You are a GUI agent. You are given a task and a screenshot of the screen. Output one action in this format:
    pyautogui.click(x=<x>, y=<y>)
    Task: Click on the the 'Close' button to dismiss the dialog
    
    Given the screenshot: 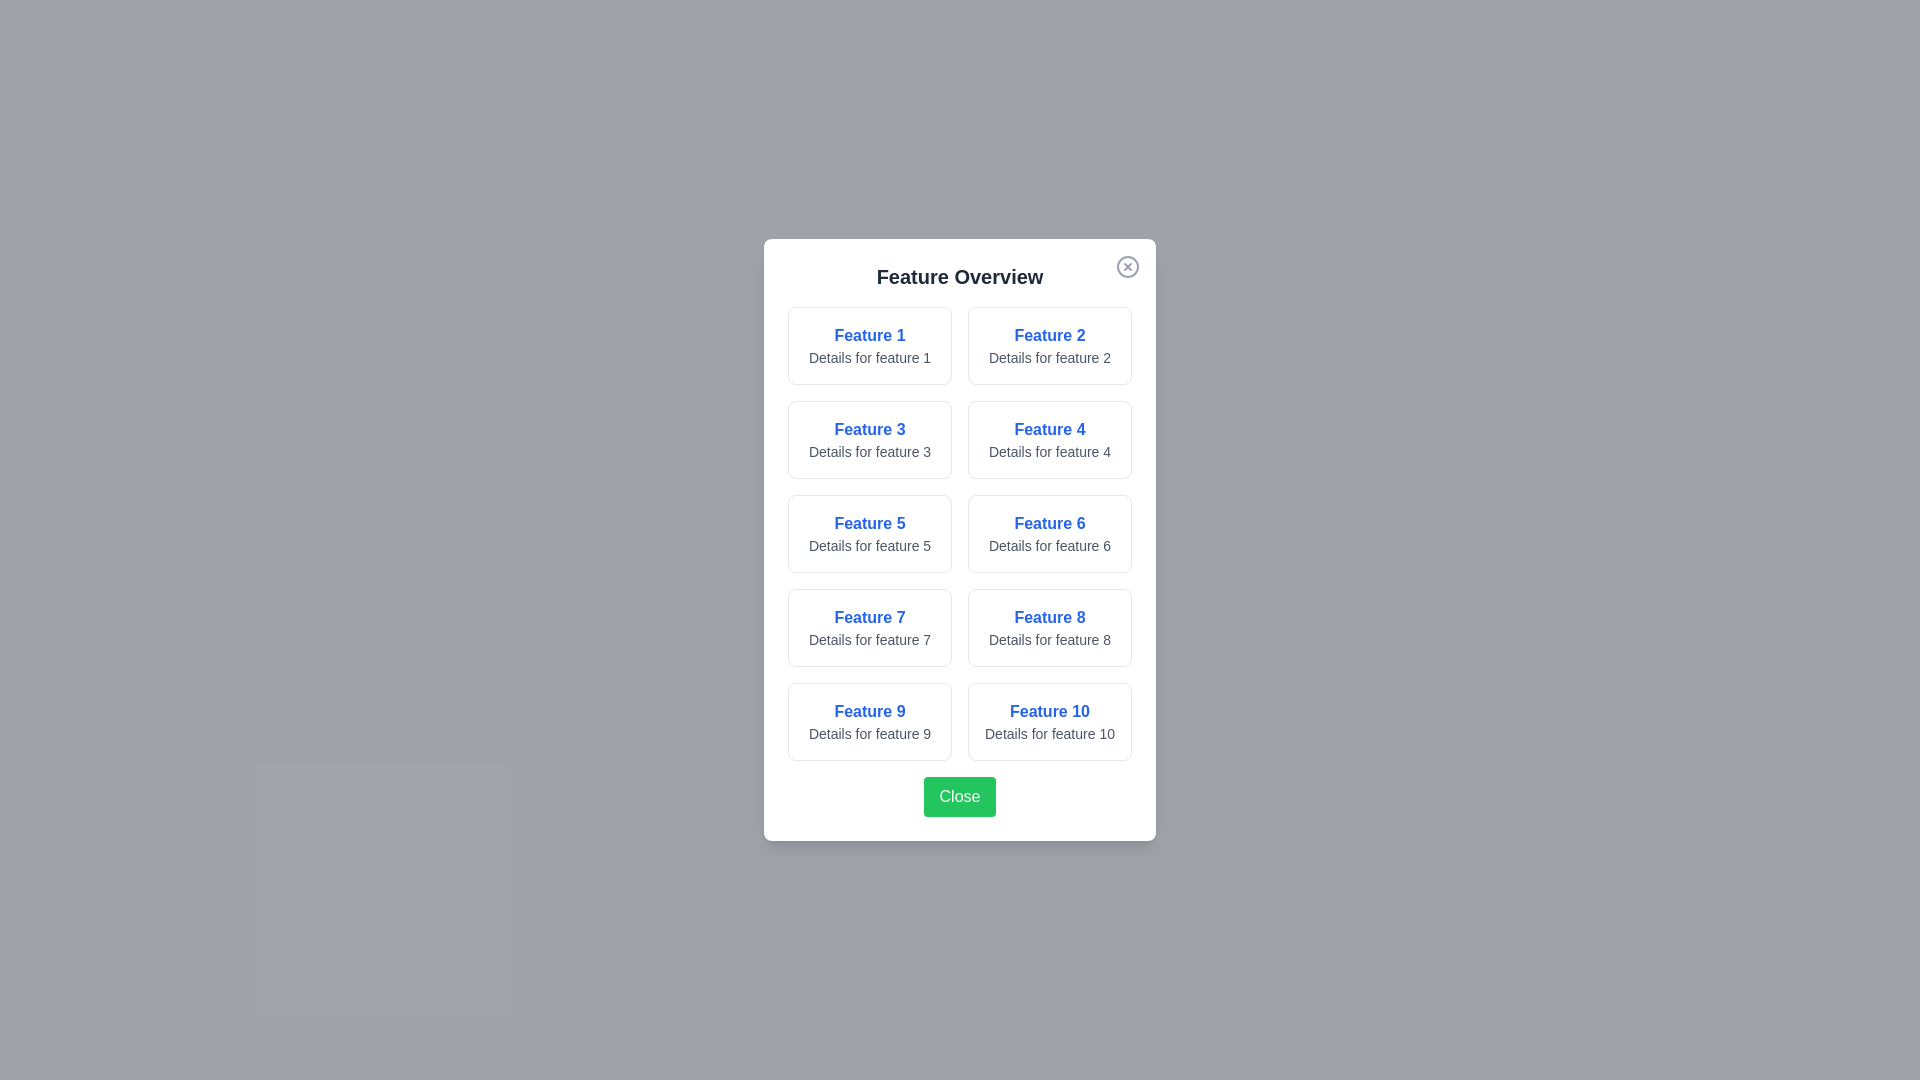 What is the action you would take?
    pyautogui.click(x=960, y=796)
    